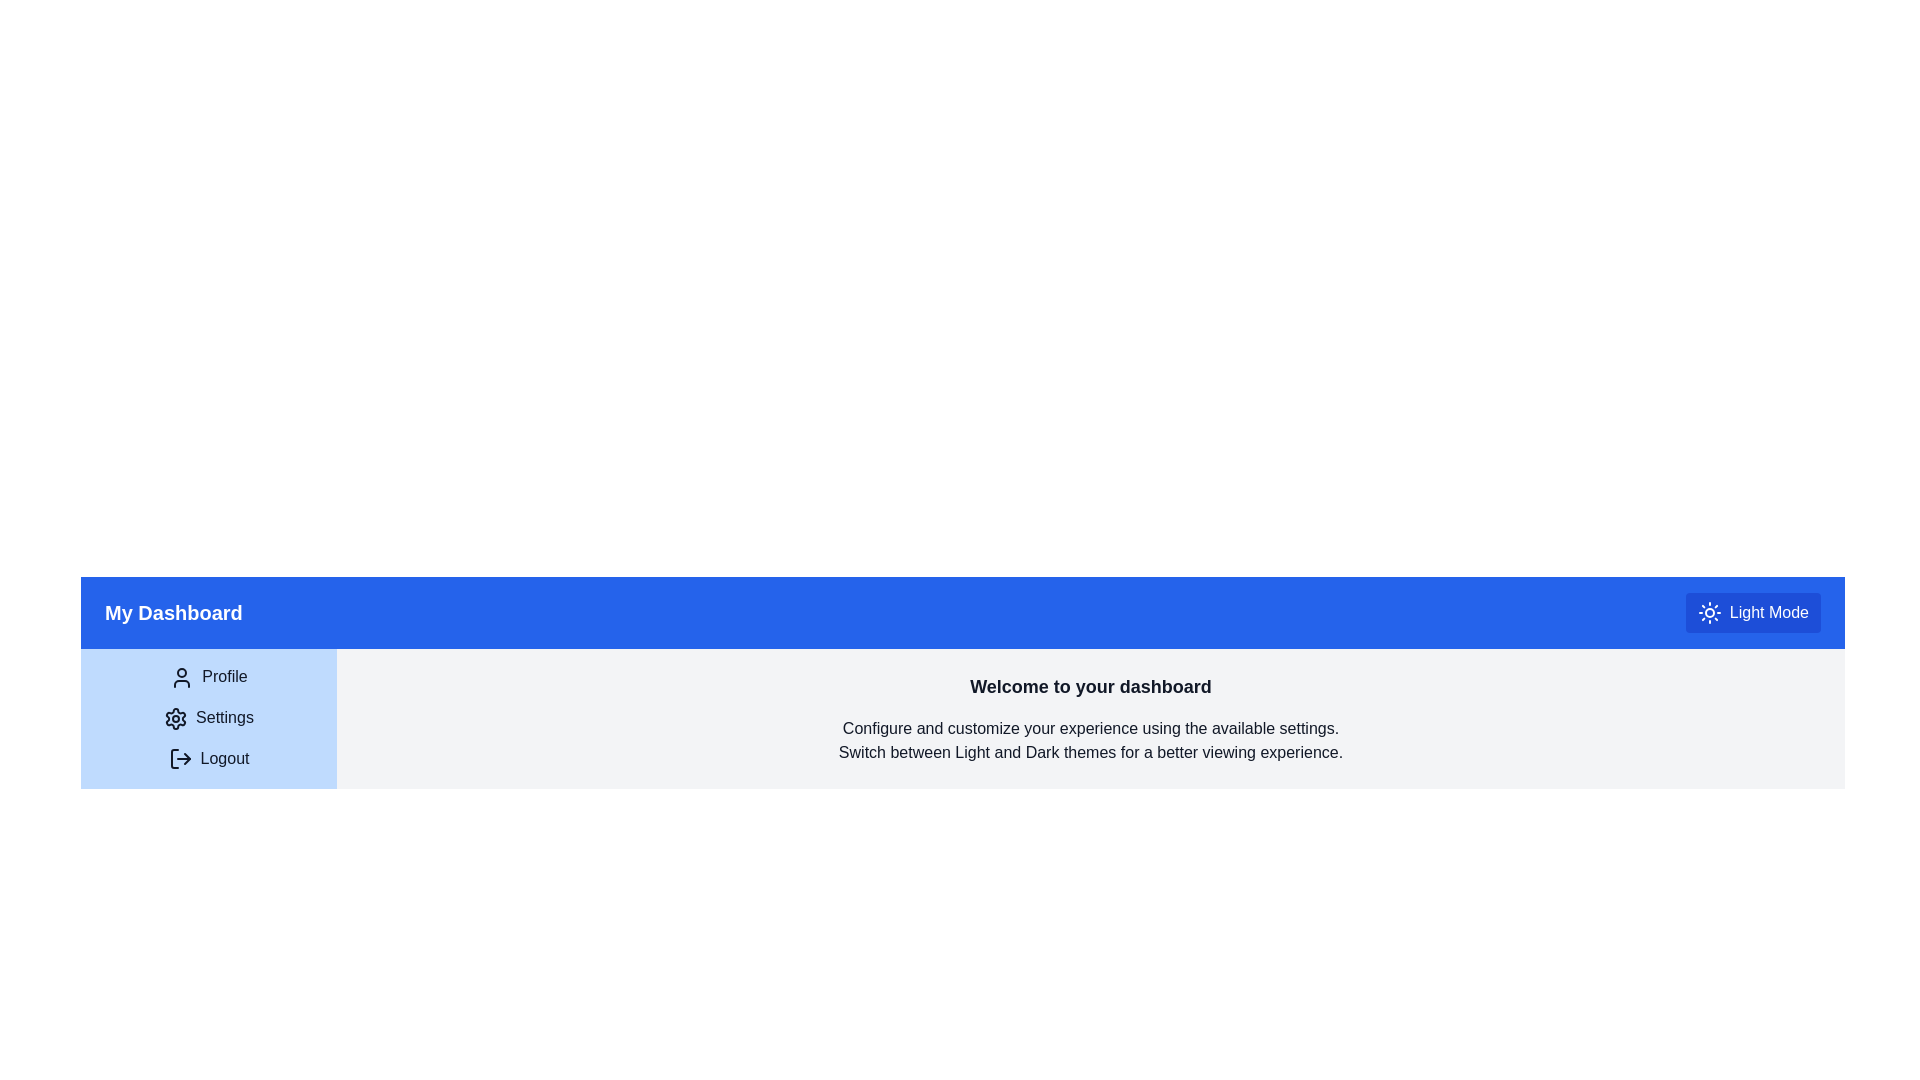 Image resolution: width=1920 pixels, height=1080 pixels. What do you see at coordinates (1089, 740) in the screenshot?
I see `the text block that contains the lines 'Configure and customize your experience using the available settings.' and 'Switch between Light and Dark themes for a better viewing experience.'` at bounding box center [1089, 740].